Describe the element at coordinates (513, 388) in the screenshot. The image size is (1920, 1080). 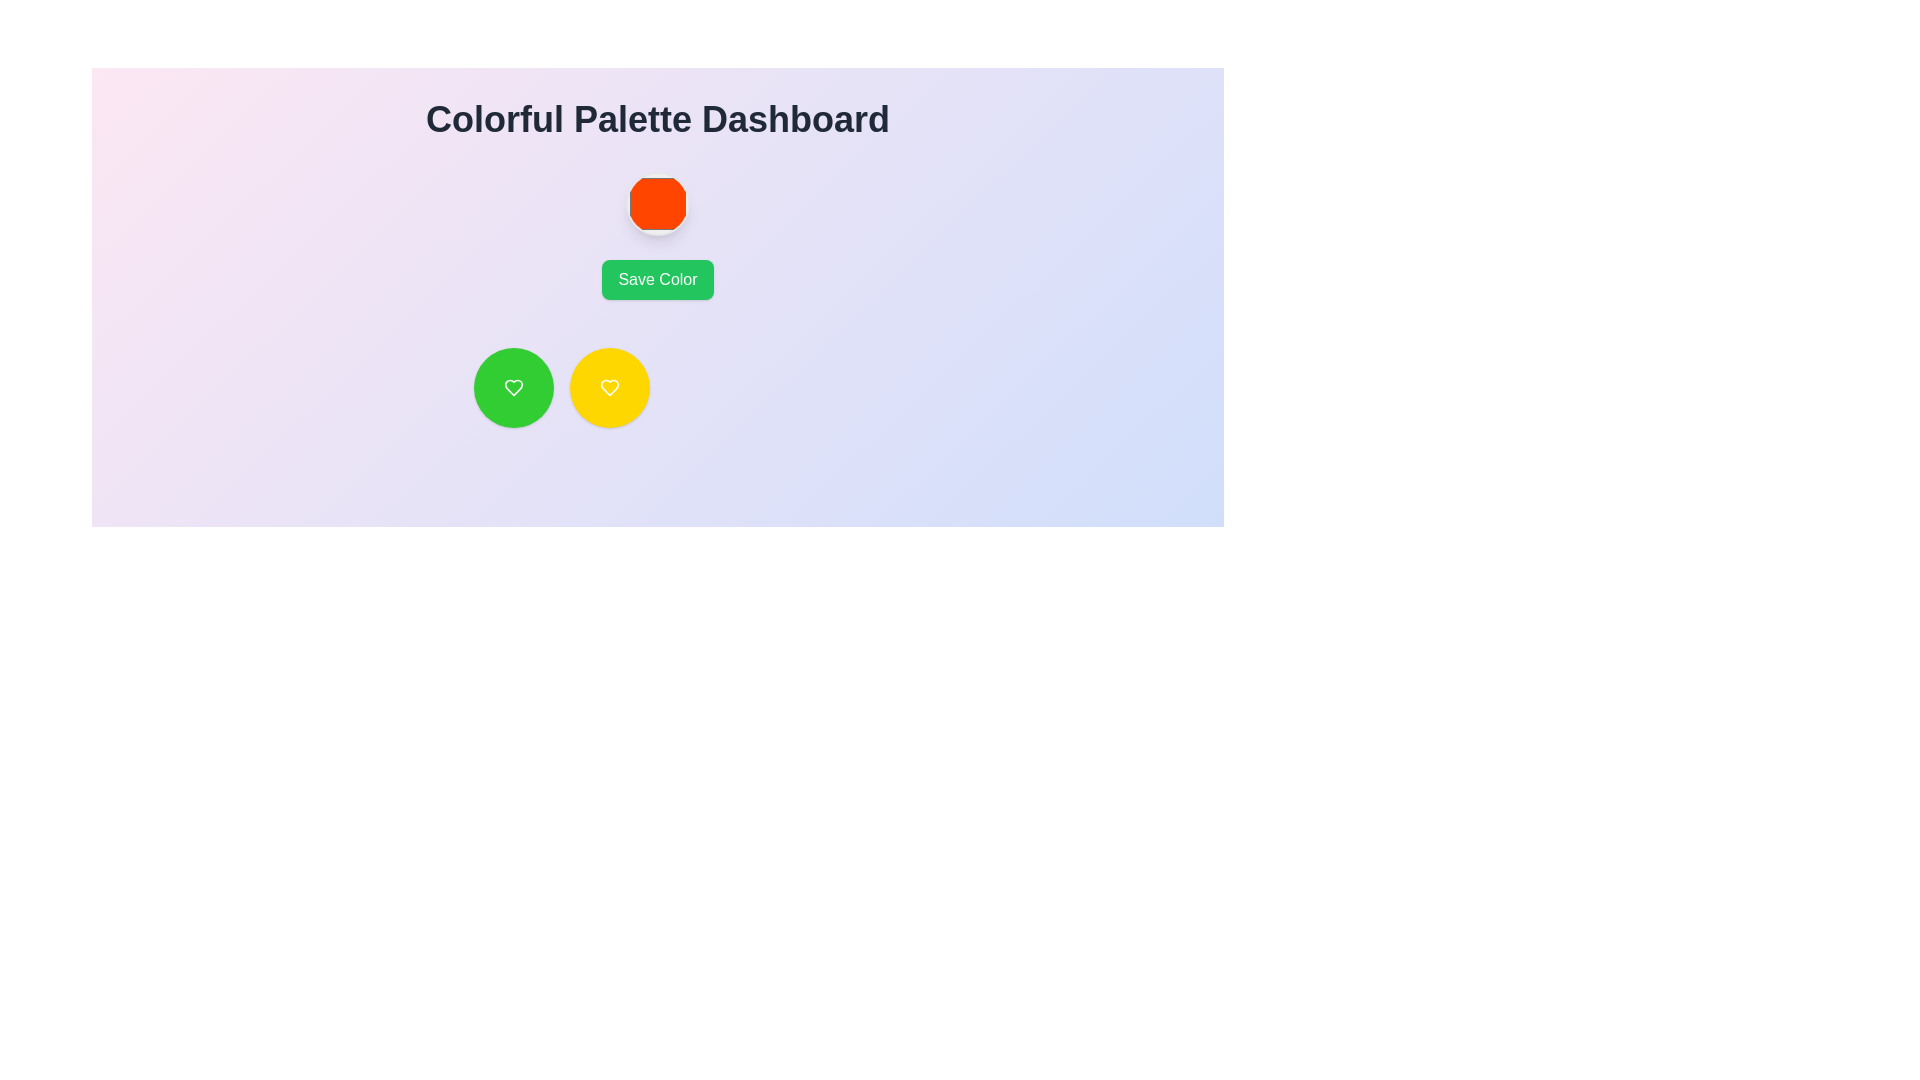
I see `the heart icon inside the green circular button located in the bottom-left section of the interface layout` at that location.